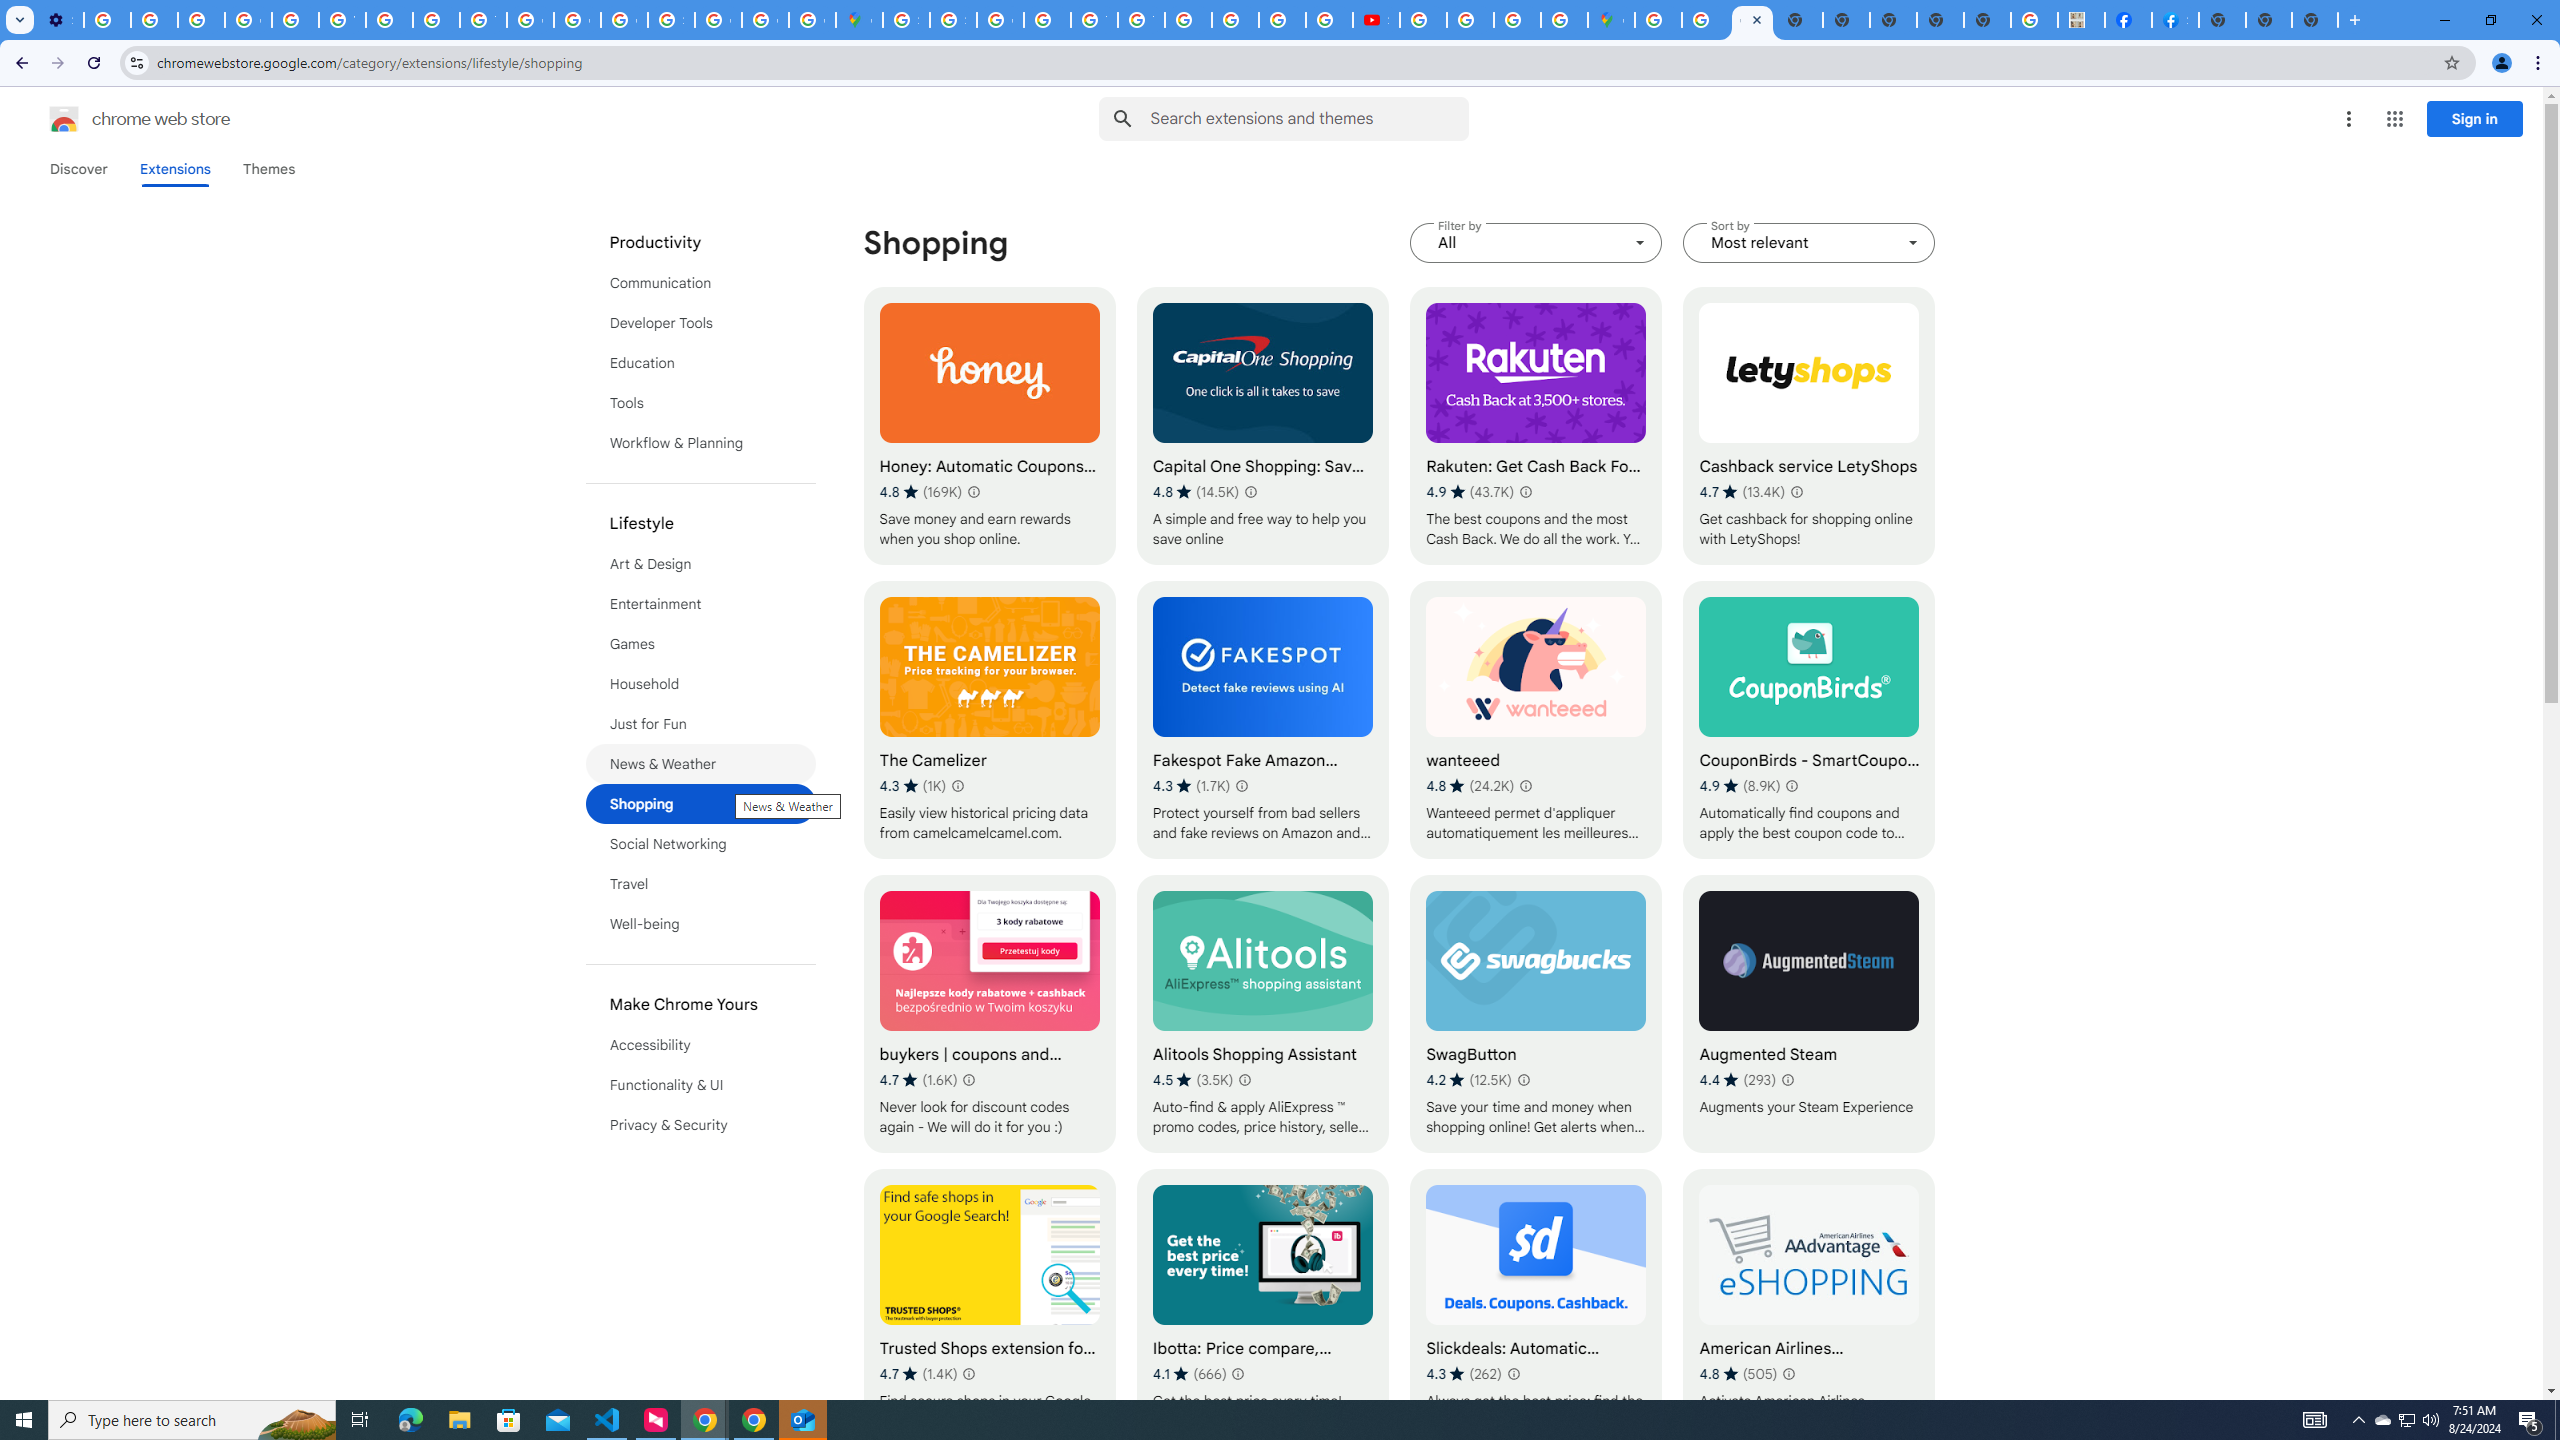 The width and height of the screenshot is (2560, 1440). What do you see at coordinates (2315, 19) in the screenshot?
I see `'New Tab'` at bounding box center [2315, 19].